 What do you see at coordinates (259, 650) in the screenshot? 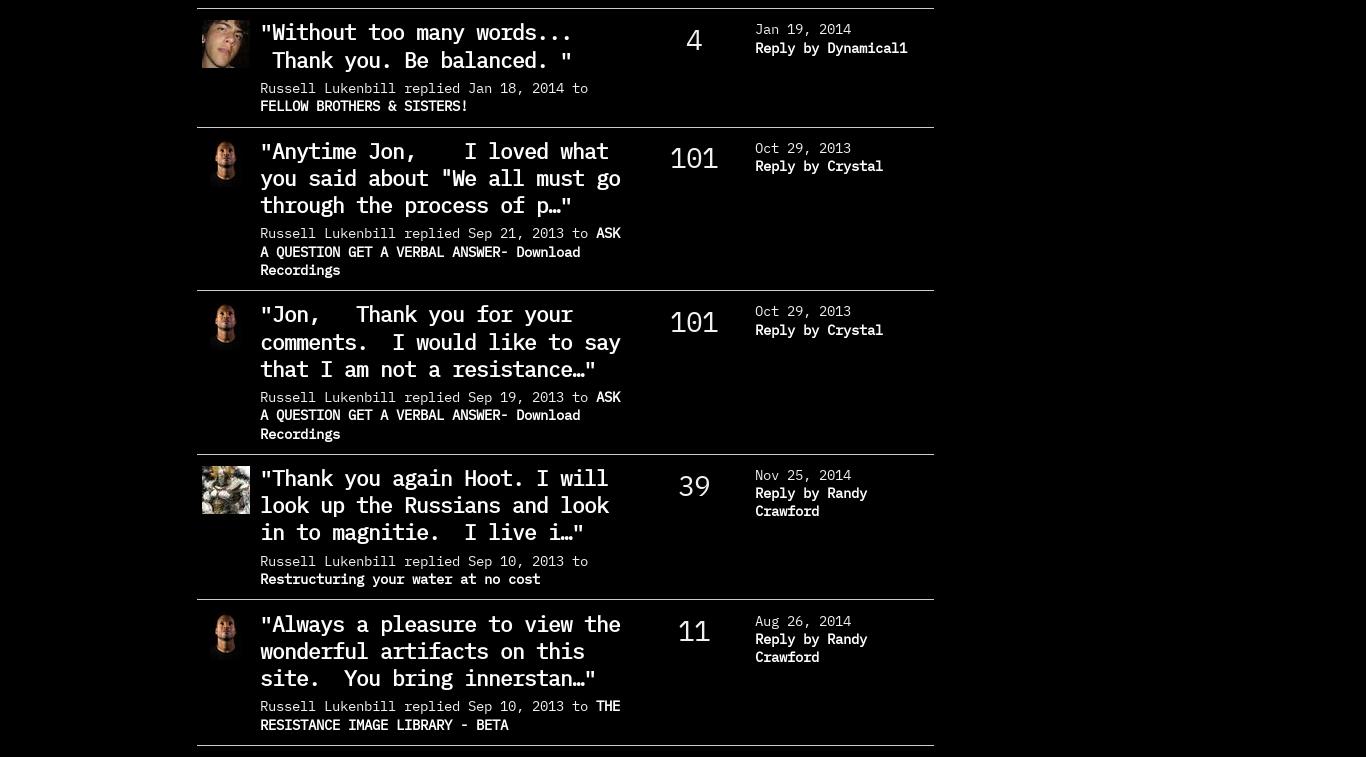
I see `'Always a pleasure to view the wonderful artifacts on this site.  You bring innerstan…'` at bounding box center [259, 650].